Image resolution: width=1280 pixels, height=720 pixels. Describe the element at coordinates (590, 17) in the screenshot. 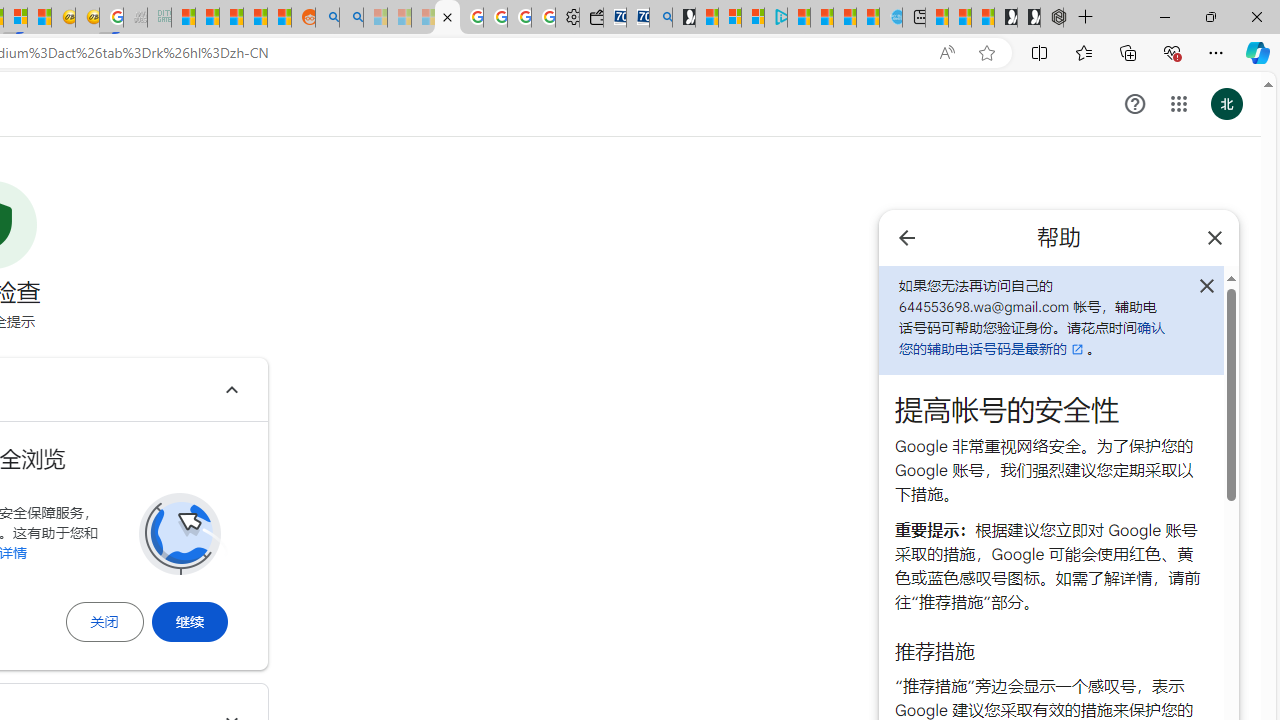

I see `'Wallet'` at that location.